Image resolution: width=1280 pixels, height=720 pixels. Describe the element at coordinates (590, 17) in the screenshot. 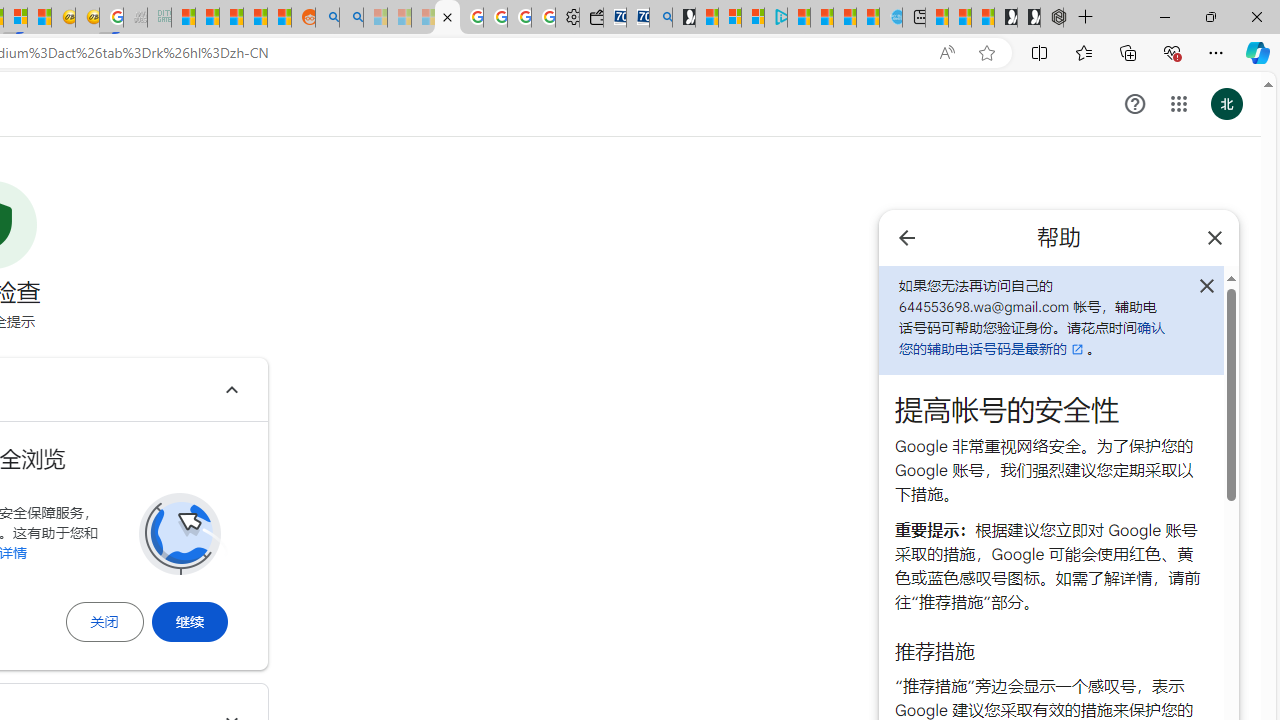

I see `'Wallet'` at that location.